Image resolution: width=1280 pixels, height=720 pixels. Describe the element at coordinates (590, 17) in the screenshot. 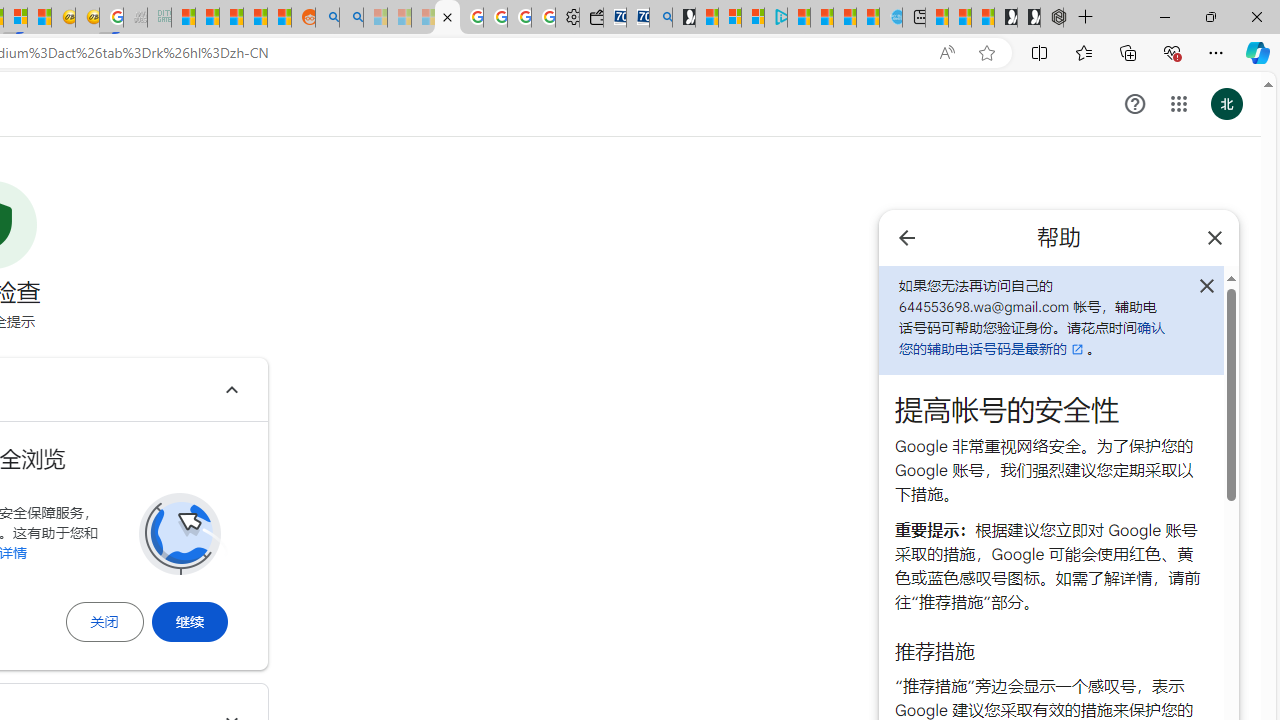

I see `'Wallet'` at that location.